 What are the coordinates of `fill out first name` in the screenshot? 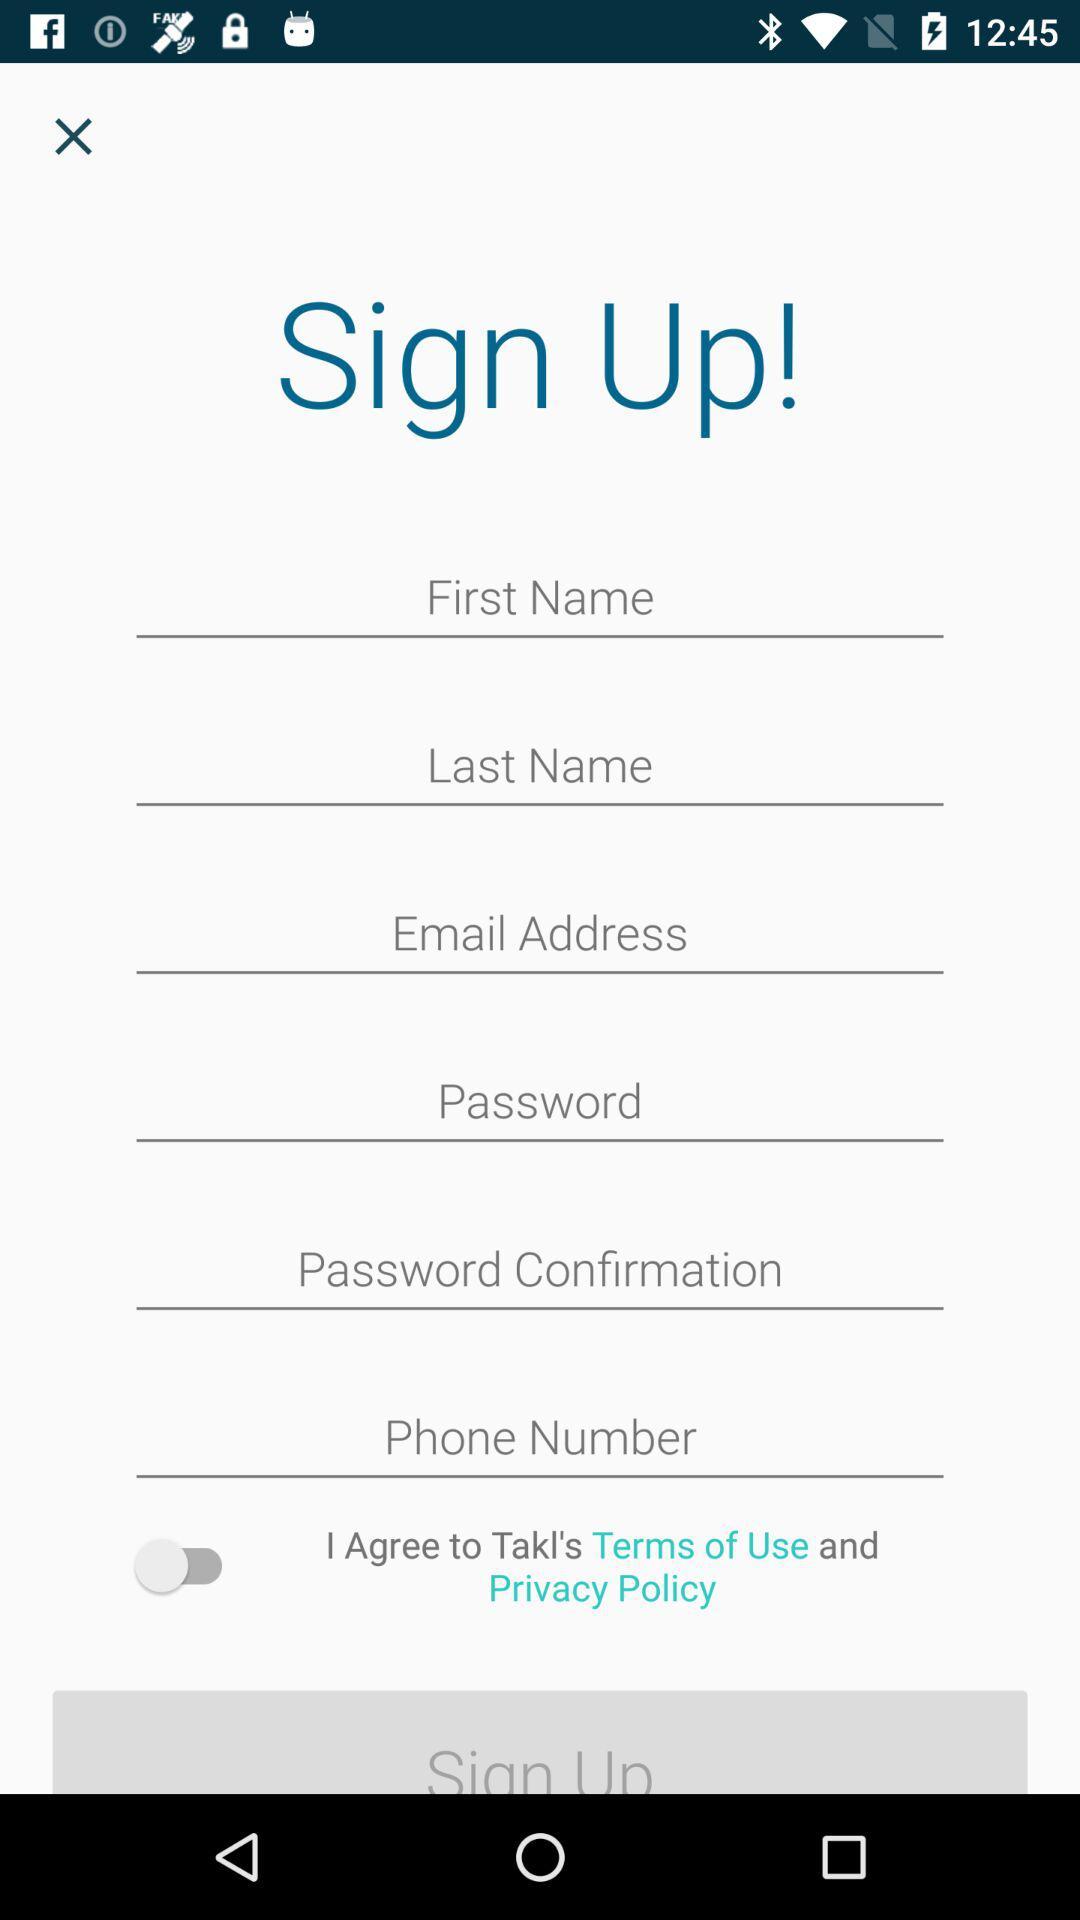 It's located at (540, 598).